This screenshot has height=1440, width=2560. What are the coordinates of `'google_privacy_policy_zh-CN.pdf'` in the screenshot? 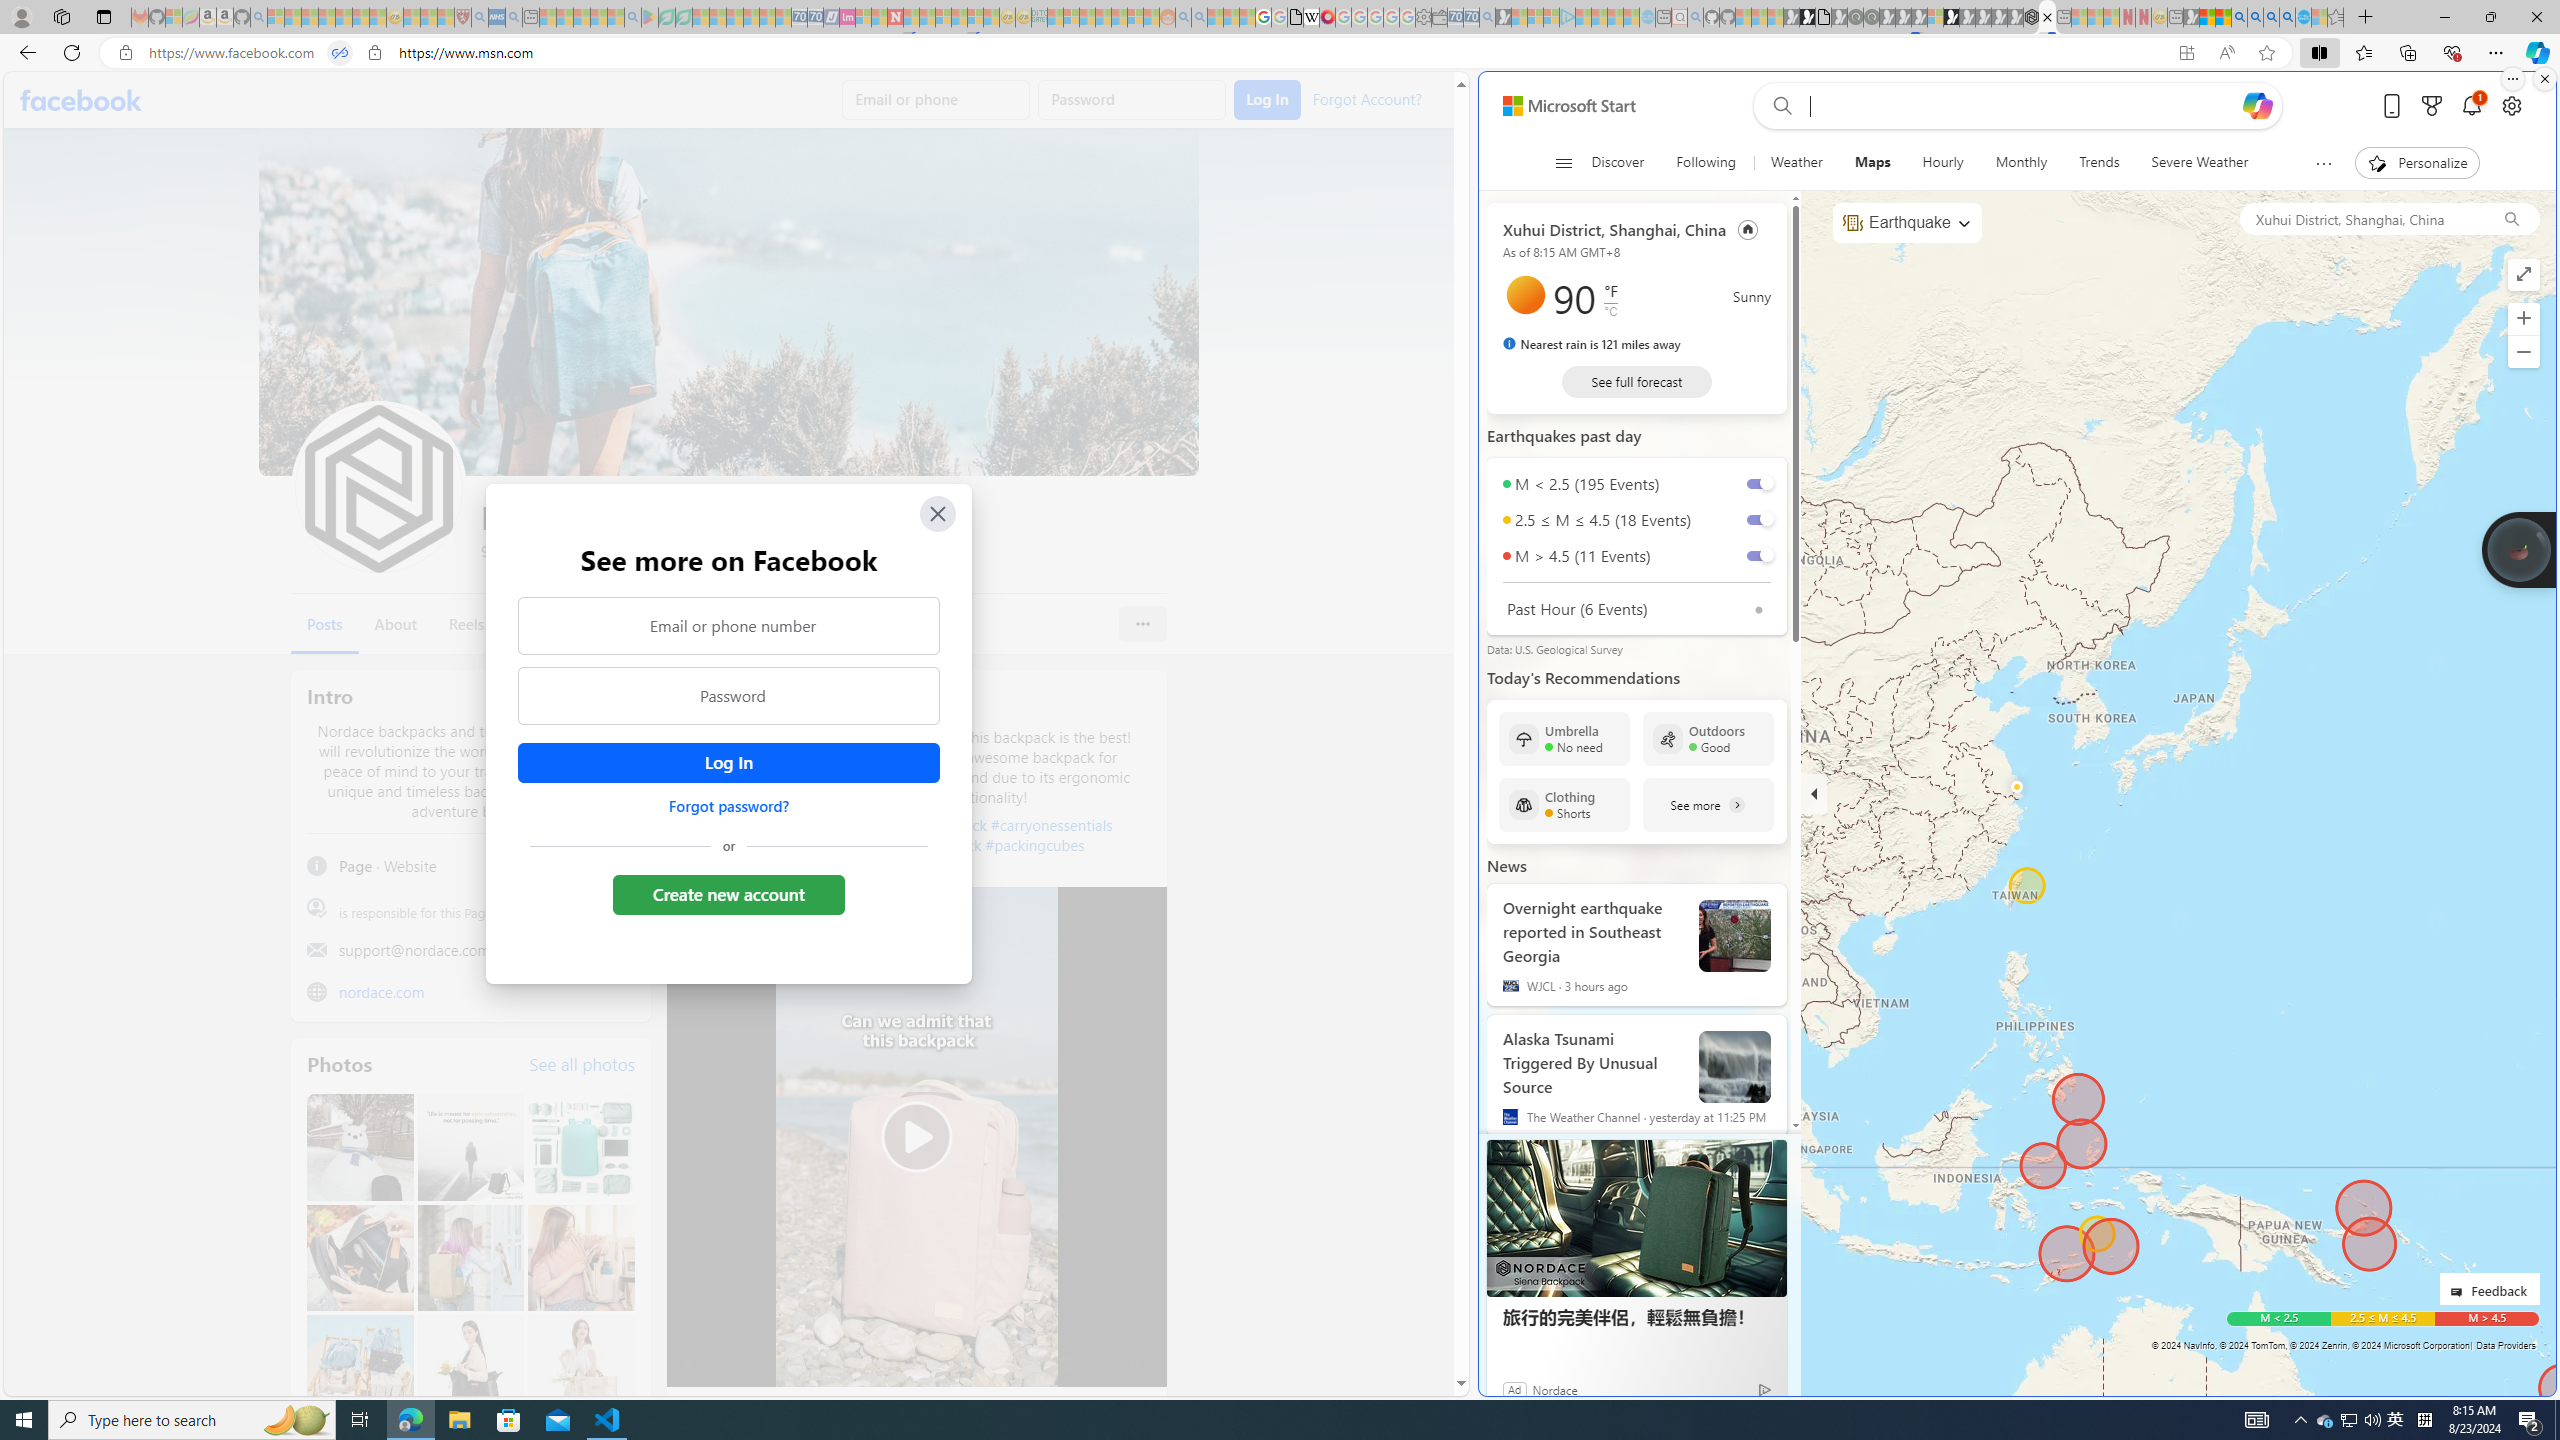 It's located at (1295, 16).